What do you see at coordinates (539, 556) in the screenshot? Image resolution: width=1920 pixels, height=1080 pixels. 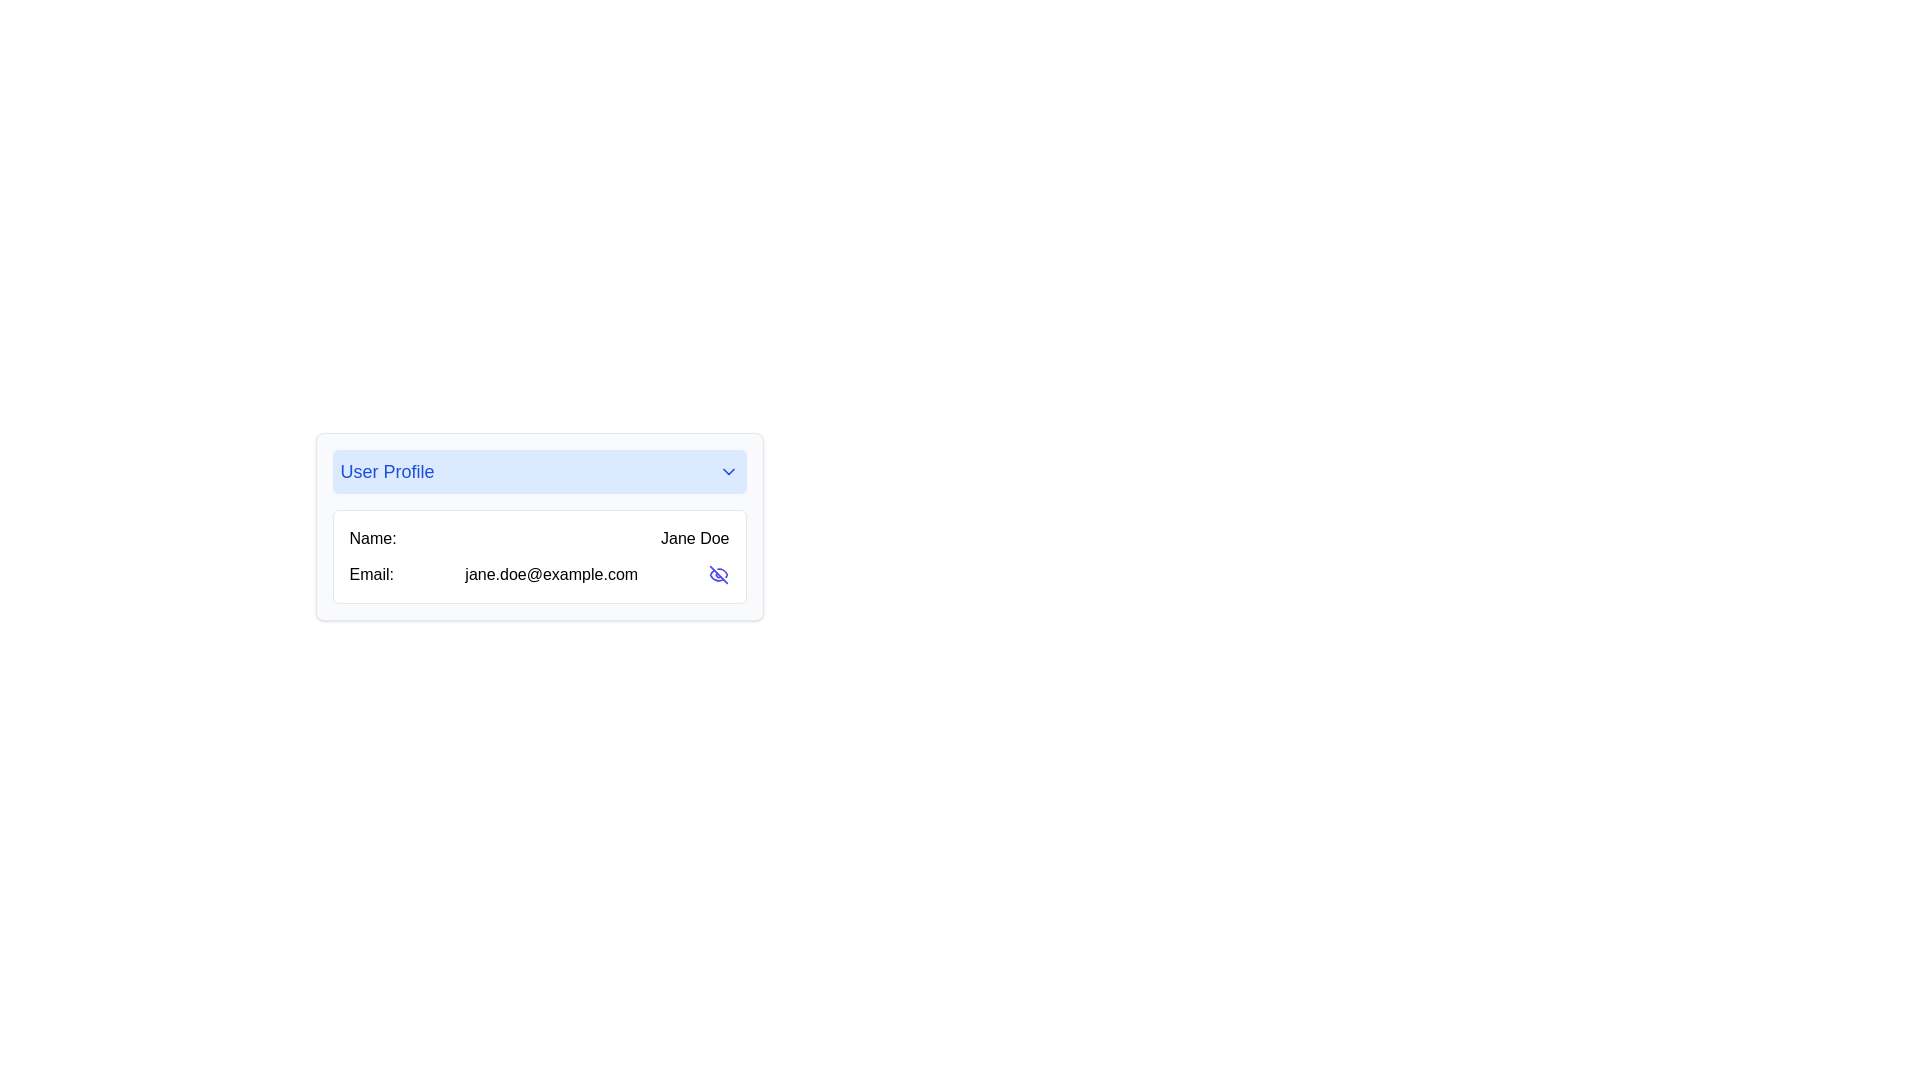 I see `the Information display card located in the 'User Profile' panel` at bounding box center [539, 556].